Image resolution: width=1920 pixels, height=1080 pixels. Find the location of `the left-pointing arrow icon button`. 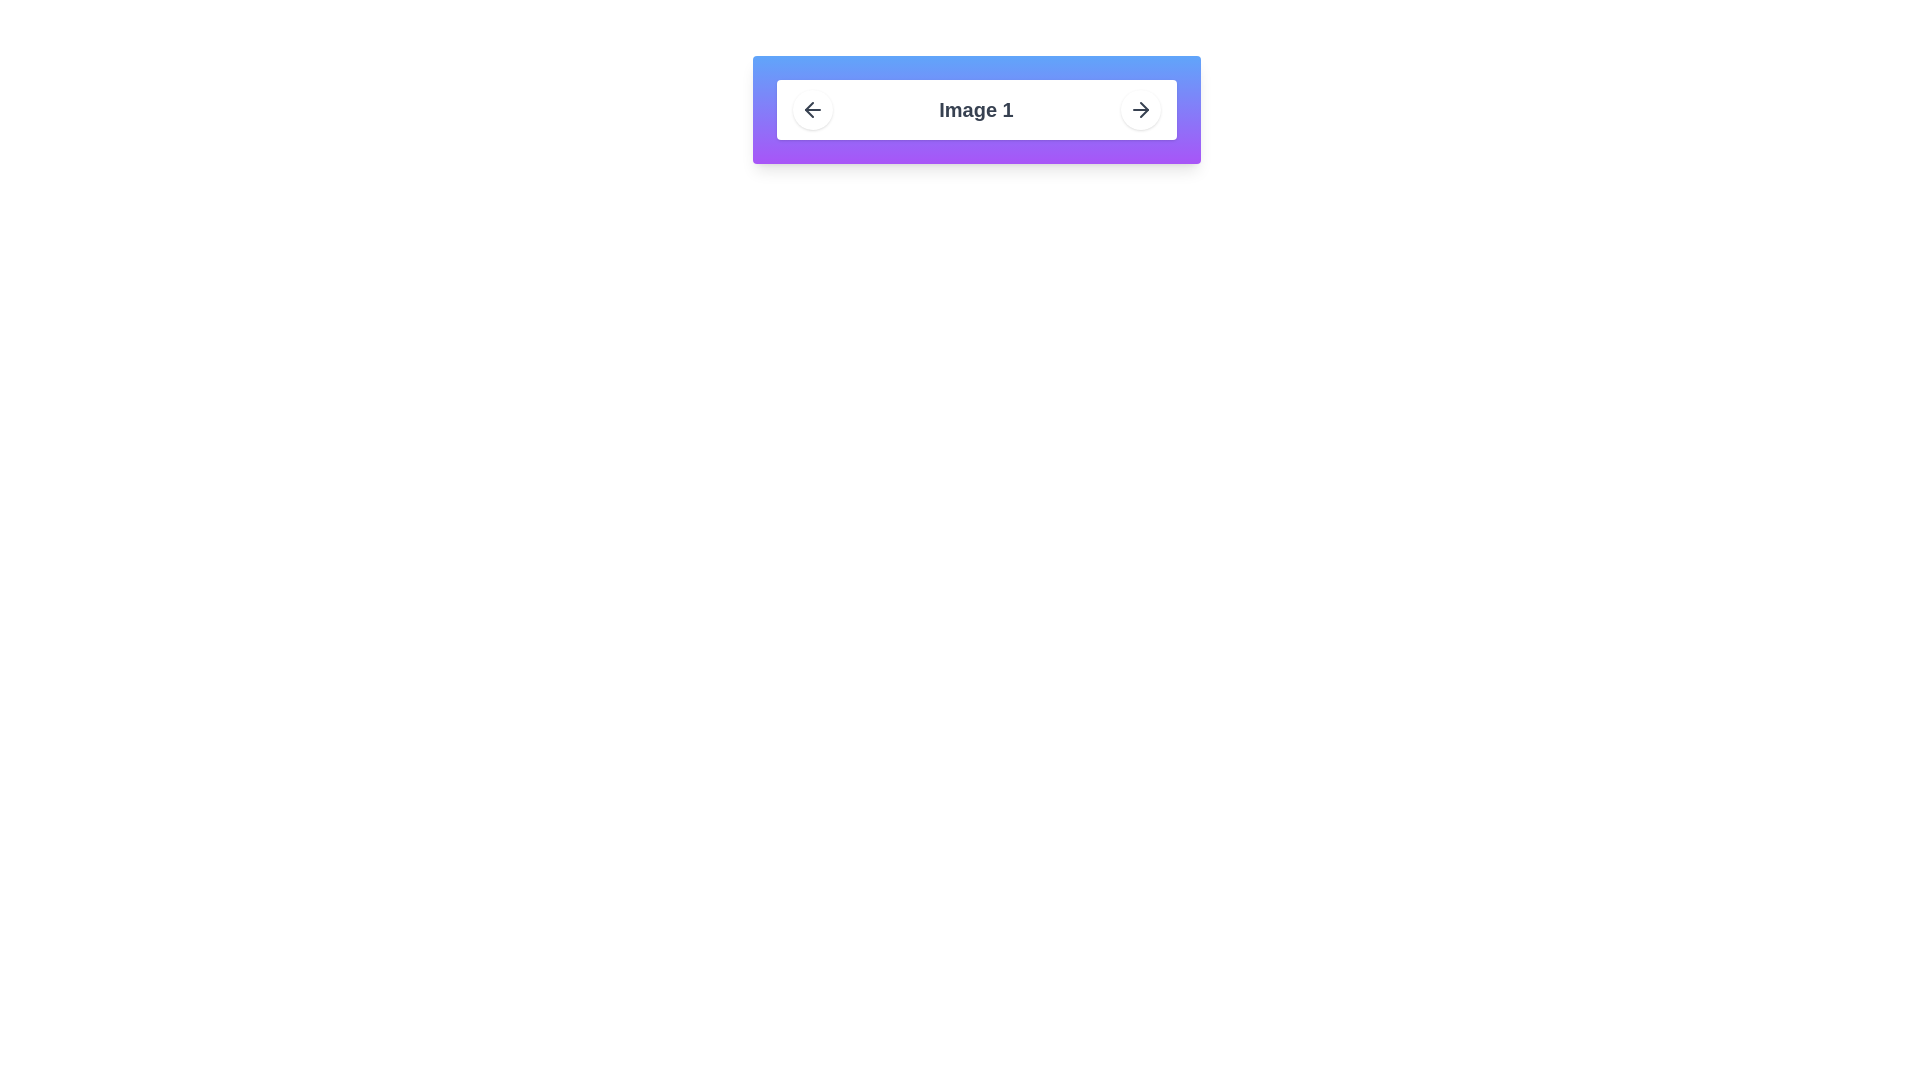

the left-pointing arrow icon button is located at coordinates (812, 110).